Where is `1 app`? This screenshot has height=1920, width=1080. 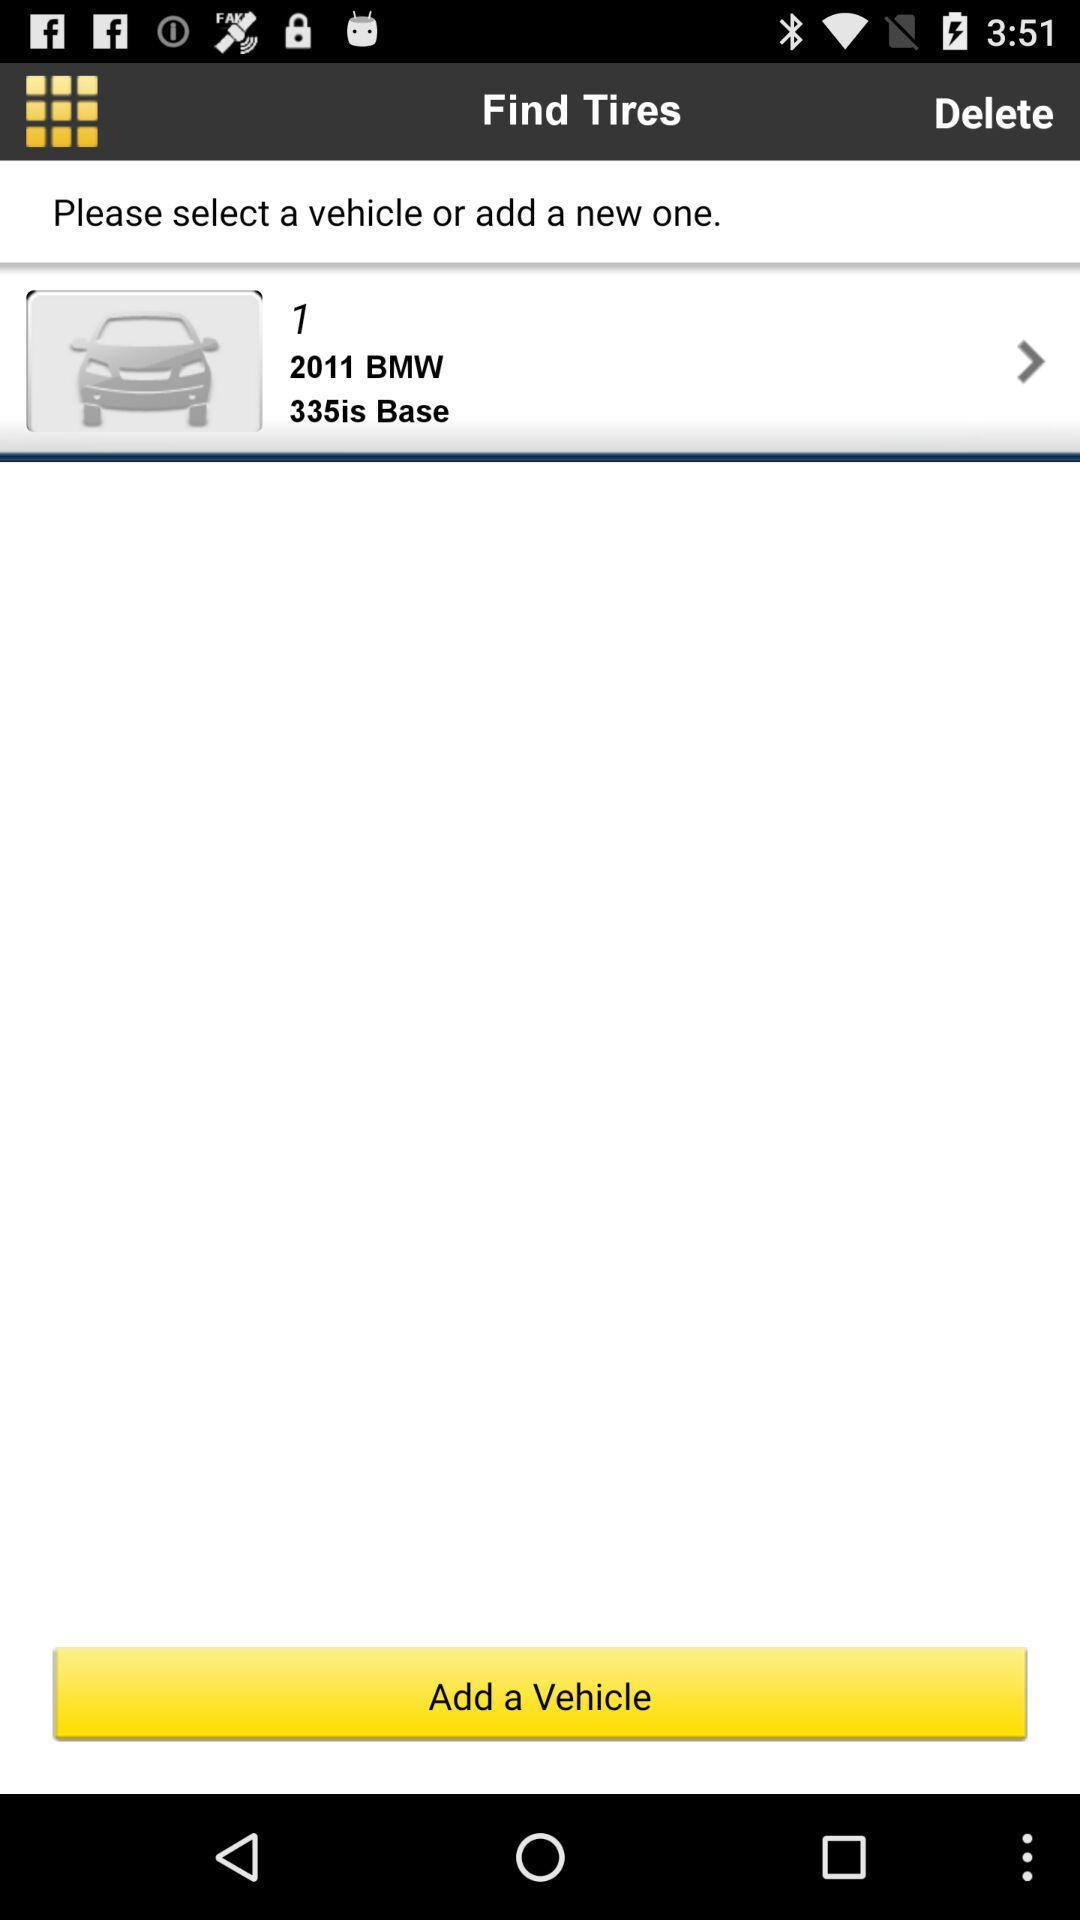
1 app is located at coordinates (648, 316).